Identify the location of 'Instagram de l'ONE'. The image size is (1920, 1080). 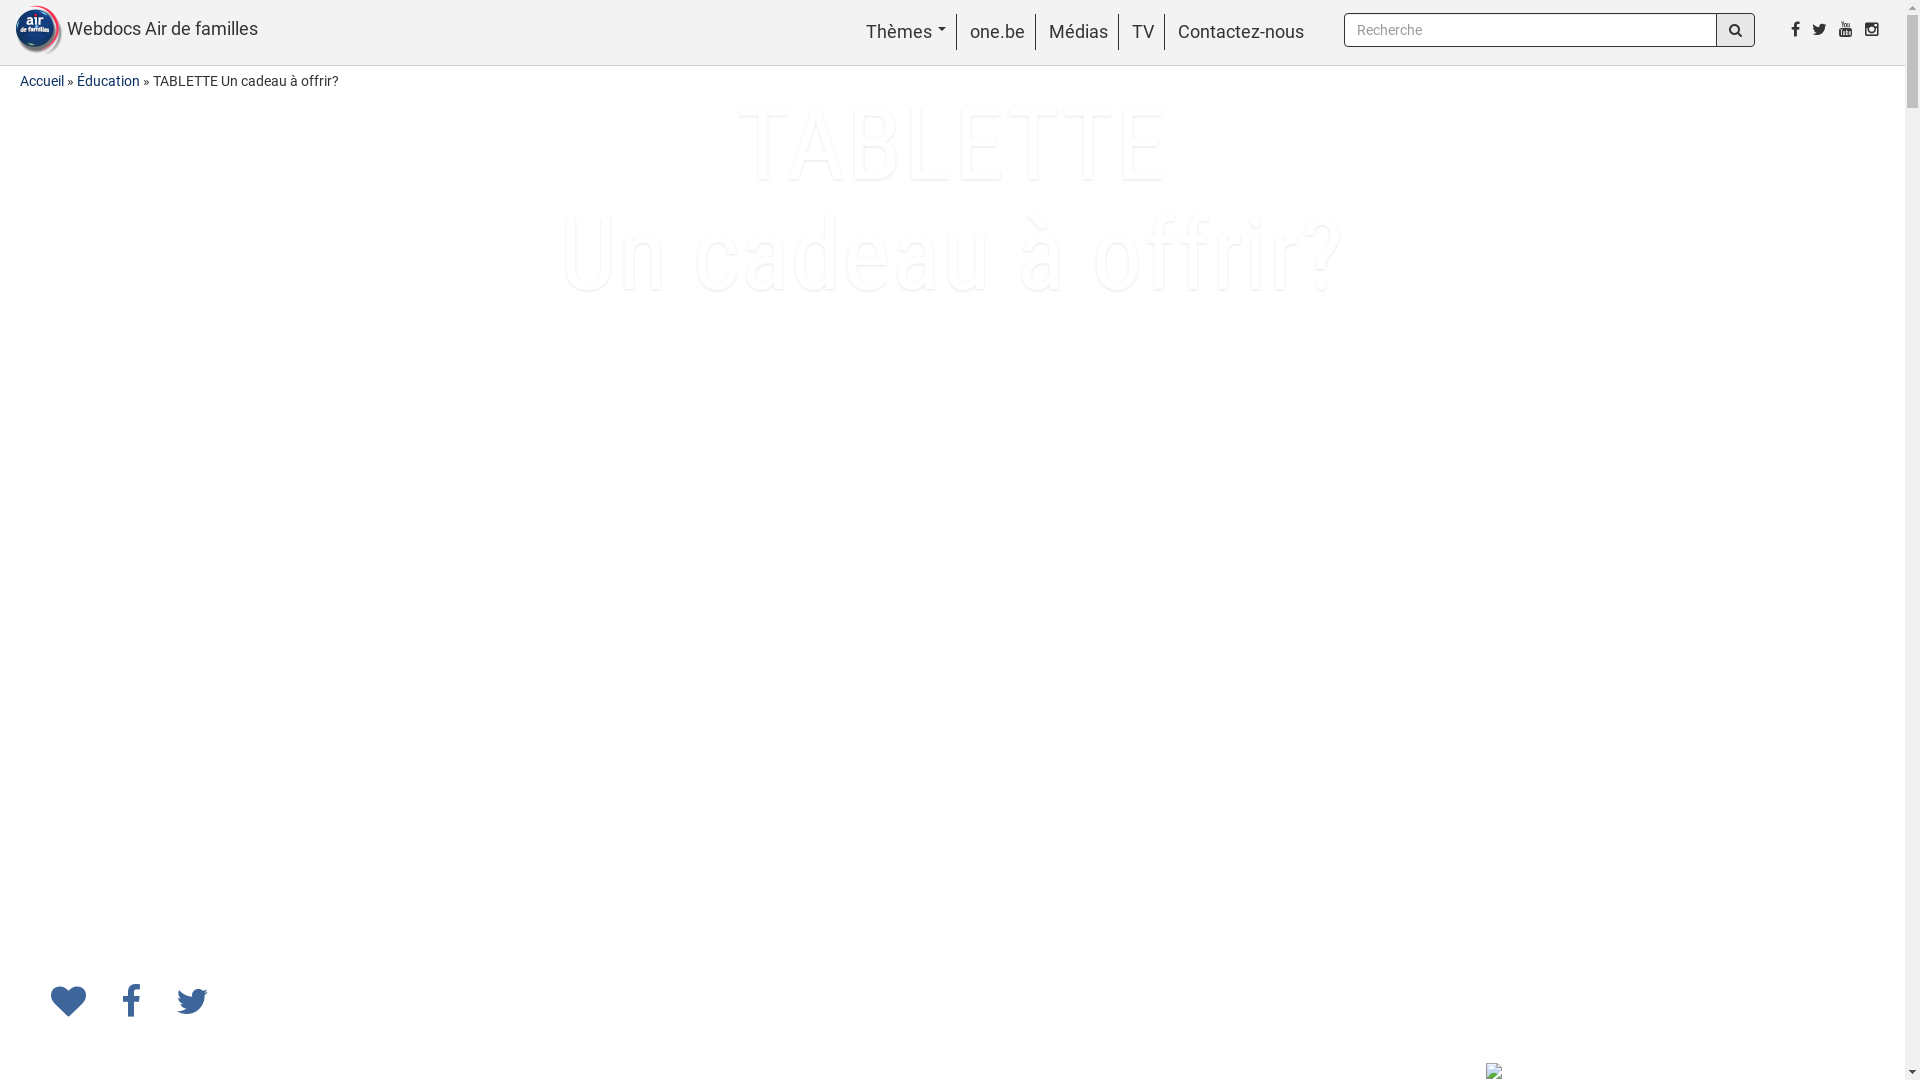
(1871, 29).